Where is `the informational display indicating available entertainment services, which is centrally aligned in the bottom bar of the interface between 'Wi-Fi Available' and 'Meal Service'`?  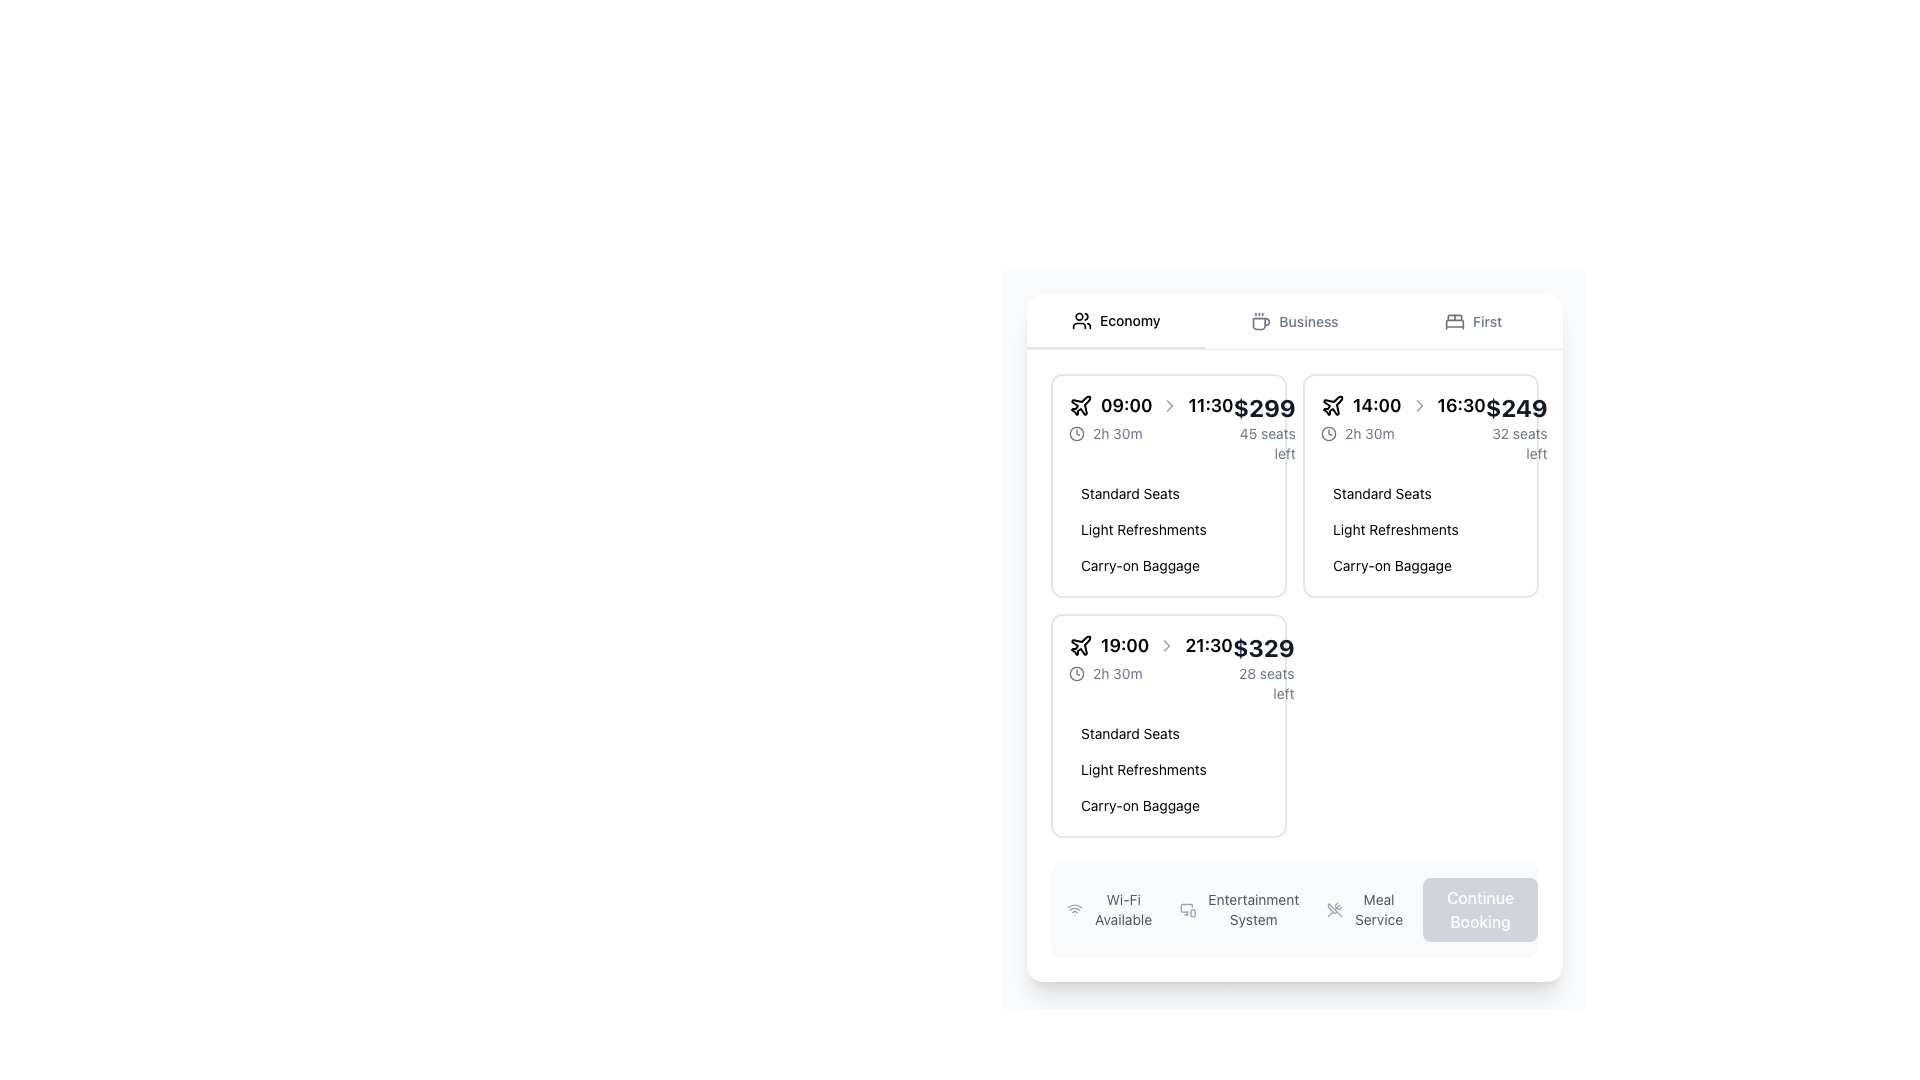
the informational display indicating available entertainment services, which is centrally aligned in the bottom bar of the interface between 'Wi-Fi Available' and 'Meal Service' is located at coordinates (1240, 910).